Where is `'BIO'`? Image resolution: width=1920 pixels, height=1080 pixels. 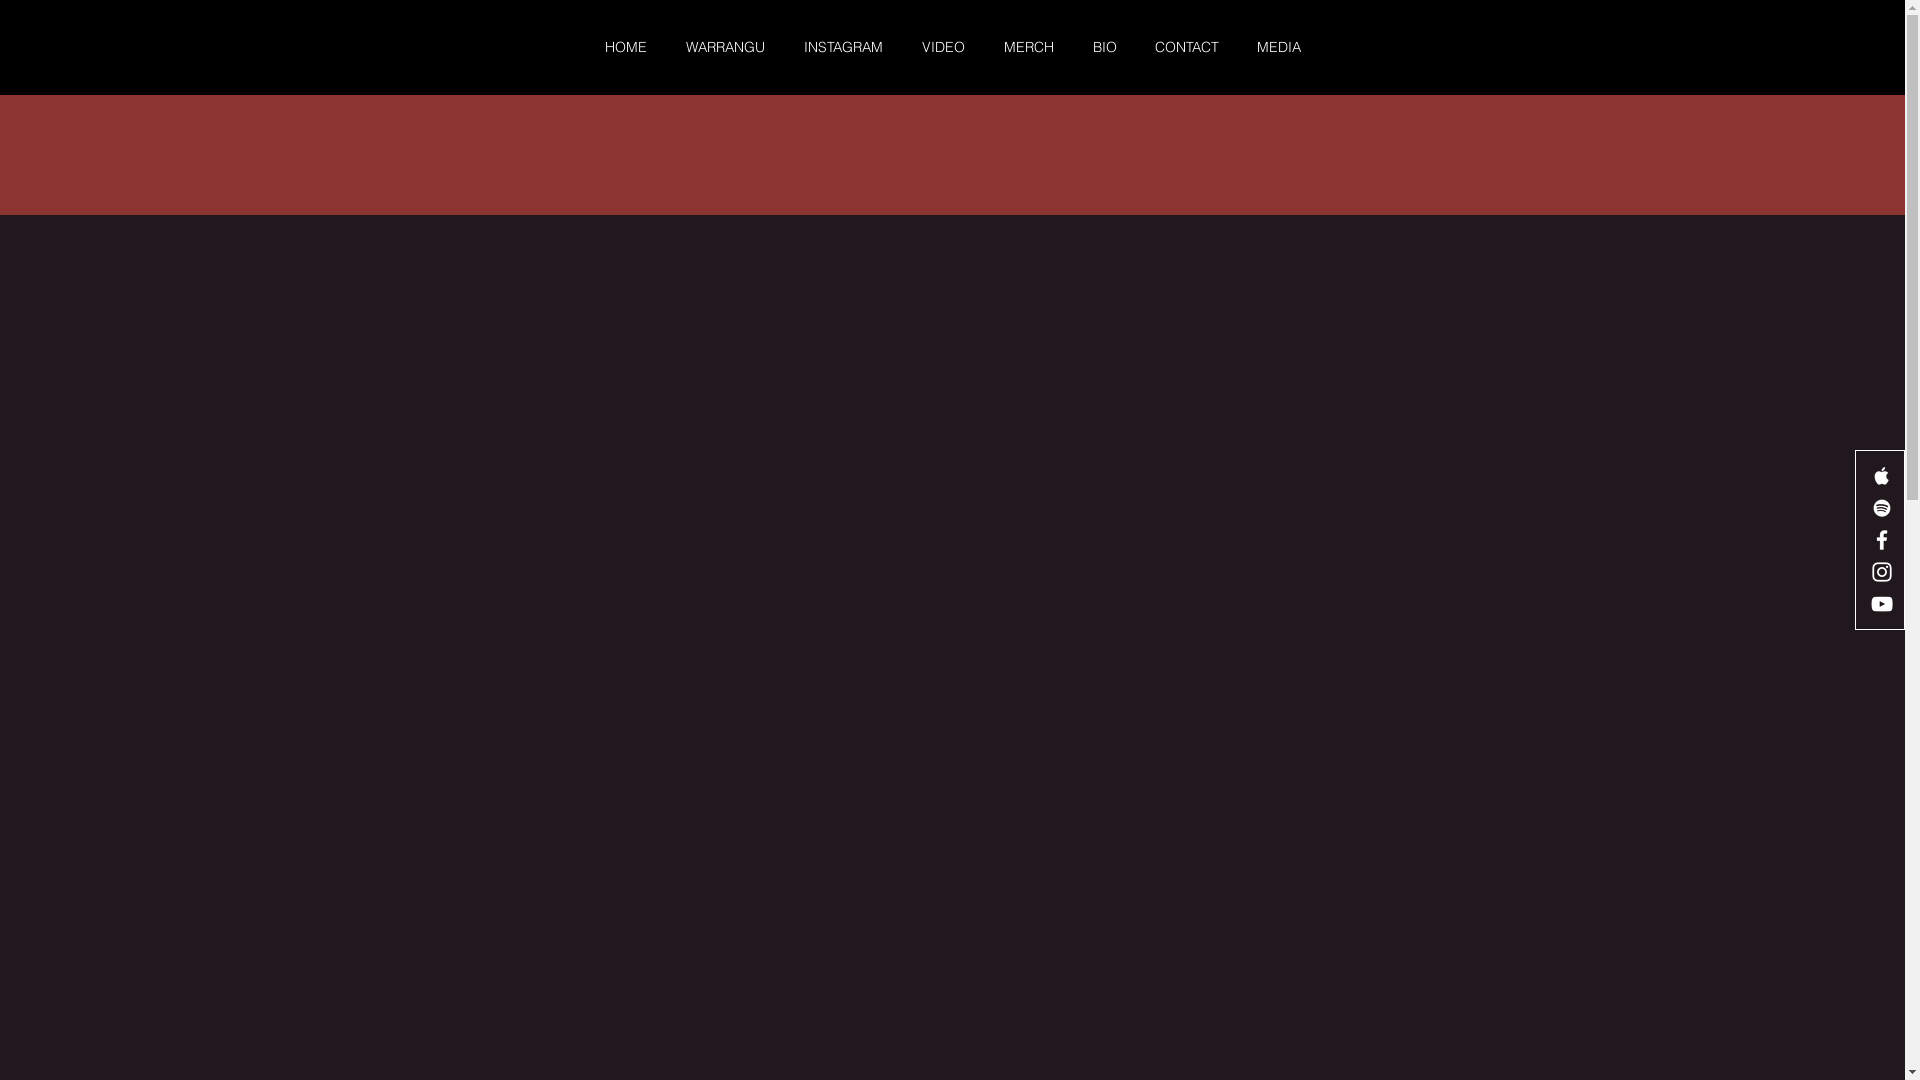 'BIO' is located at coordinates (1103, 46).